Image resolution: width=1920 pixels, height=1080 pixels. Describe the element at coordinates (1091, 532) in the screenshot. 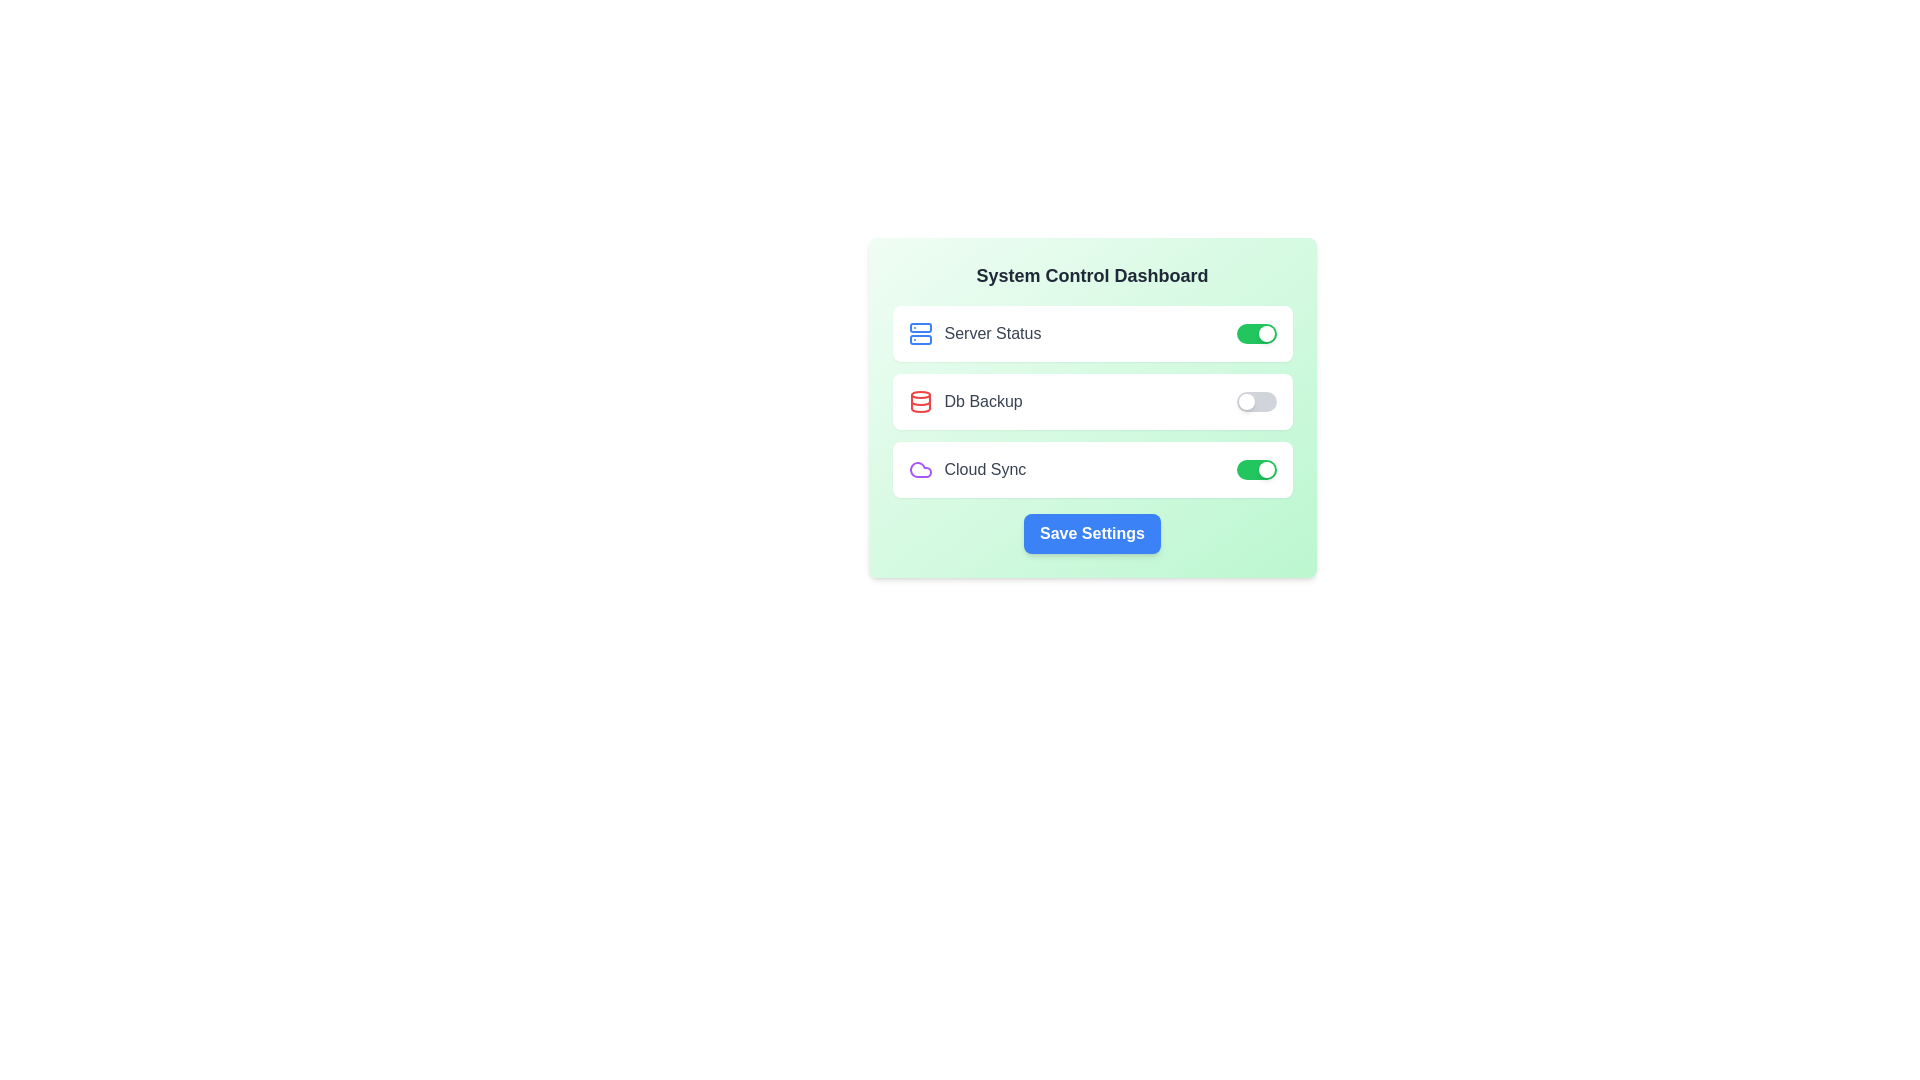

I see `'Save Settings' button to save the current configuration` at that location.